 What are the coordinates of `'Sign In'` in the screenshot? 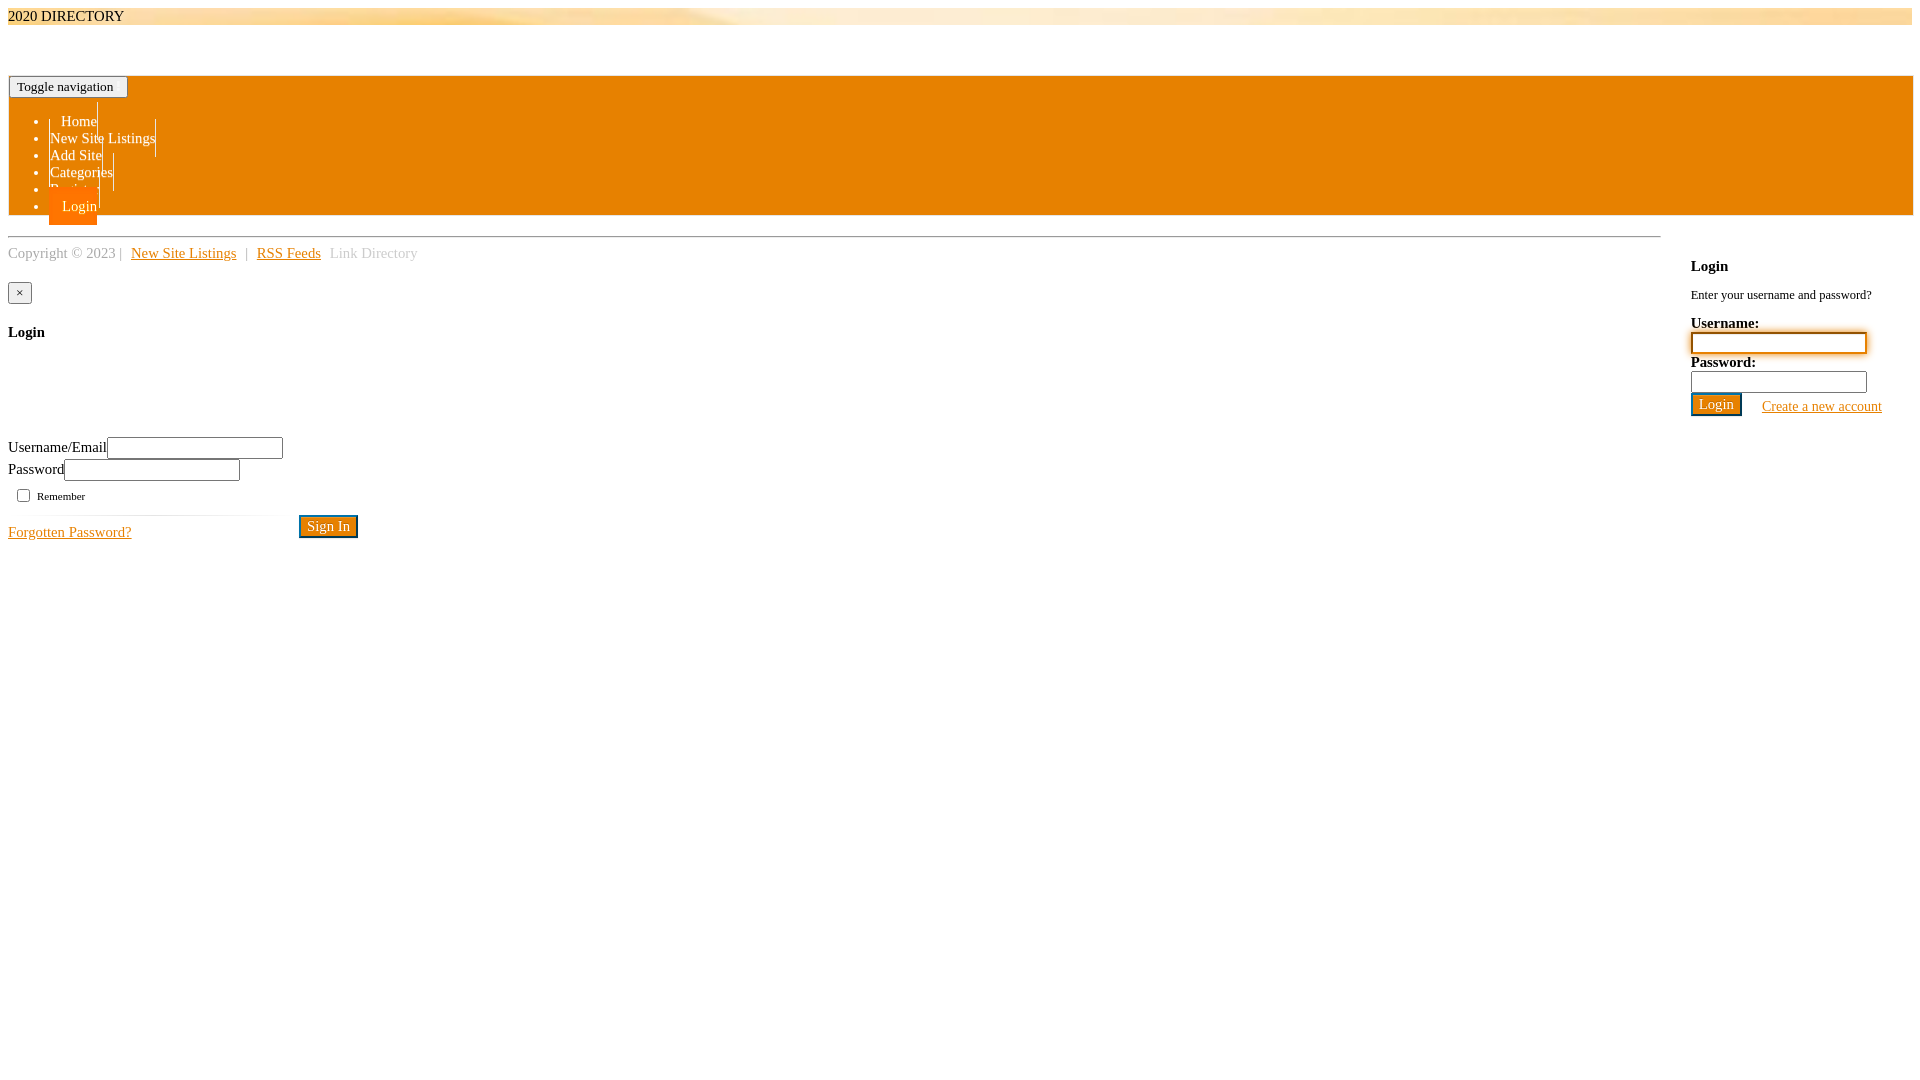 It's located at (328, 525).